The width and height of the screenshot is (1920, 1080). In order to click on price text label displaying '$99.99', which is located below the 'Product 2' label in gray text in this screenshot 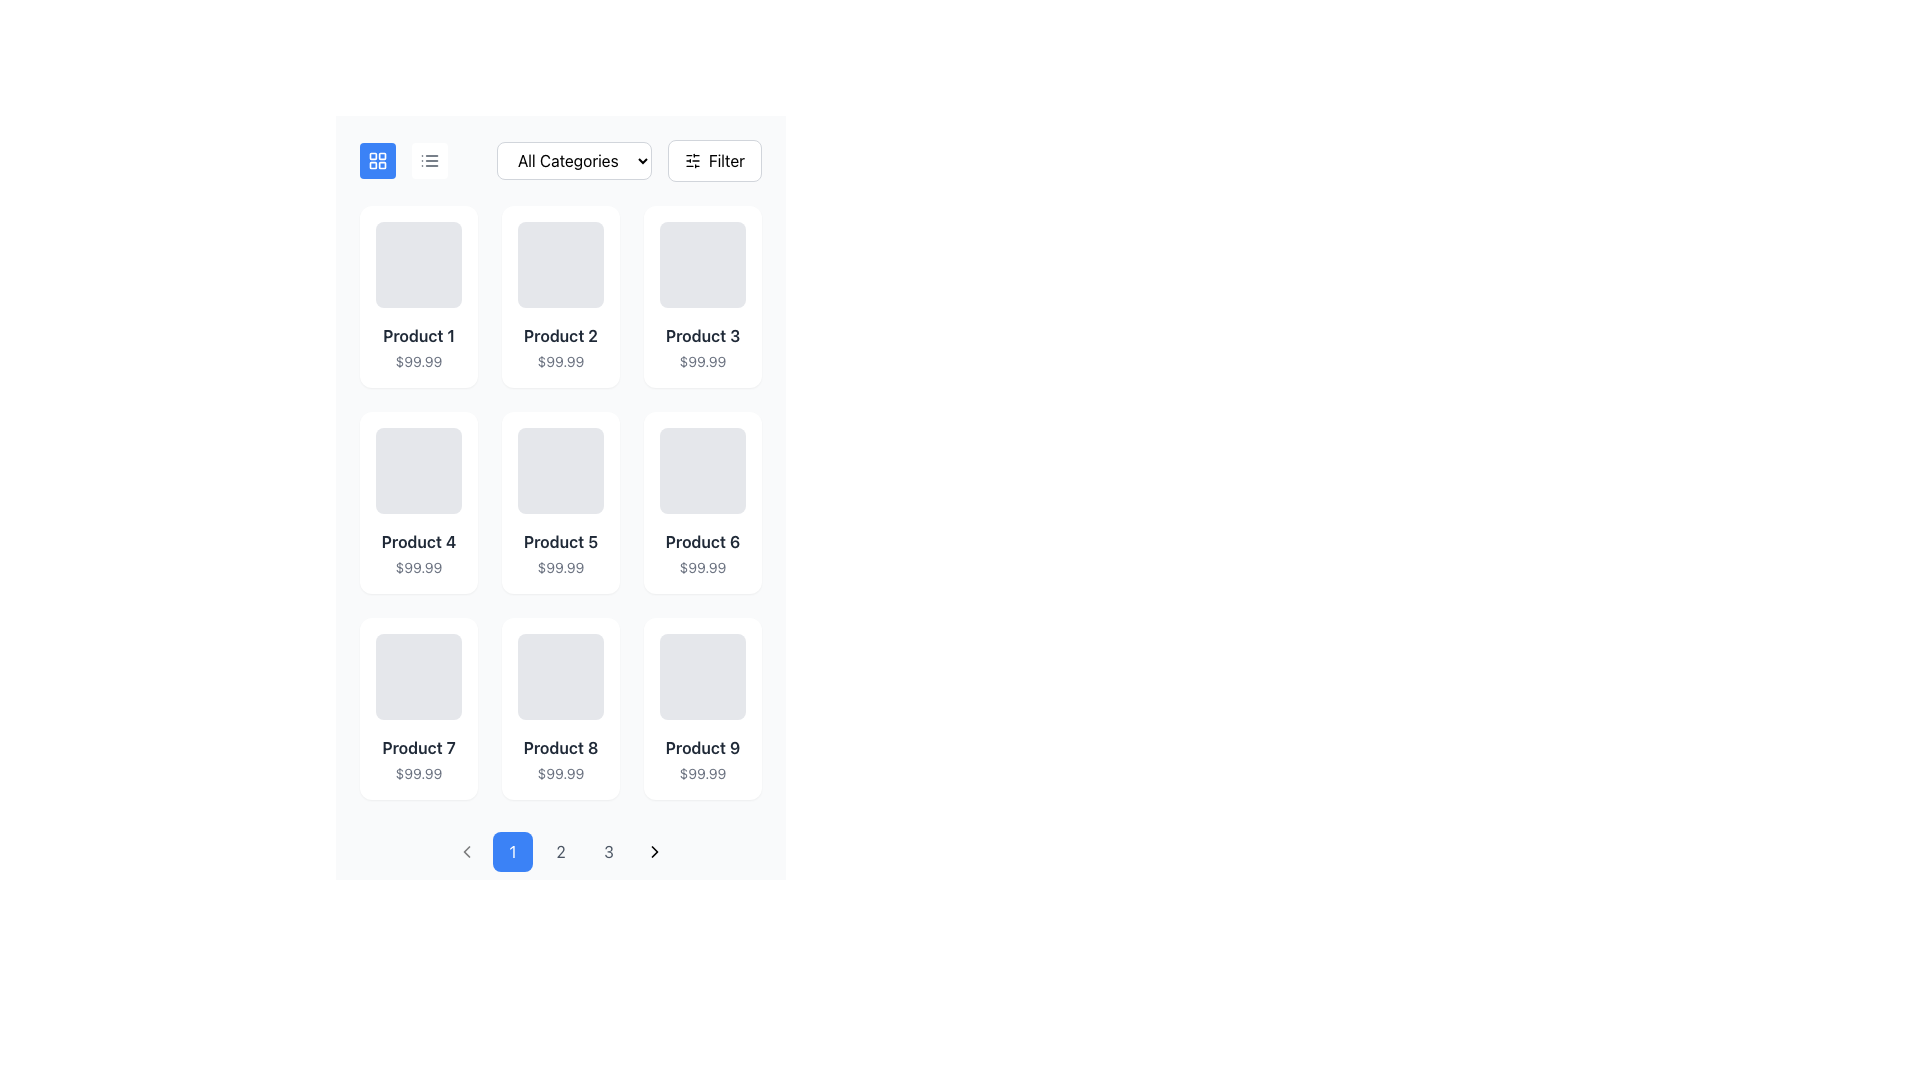, I will do `click(560, 362)`.